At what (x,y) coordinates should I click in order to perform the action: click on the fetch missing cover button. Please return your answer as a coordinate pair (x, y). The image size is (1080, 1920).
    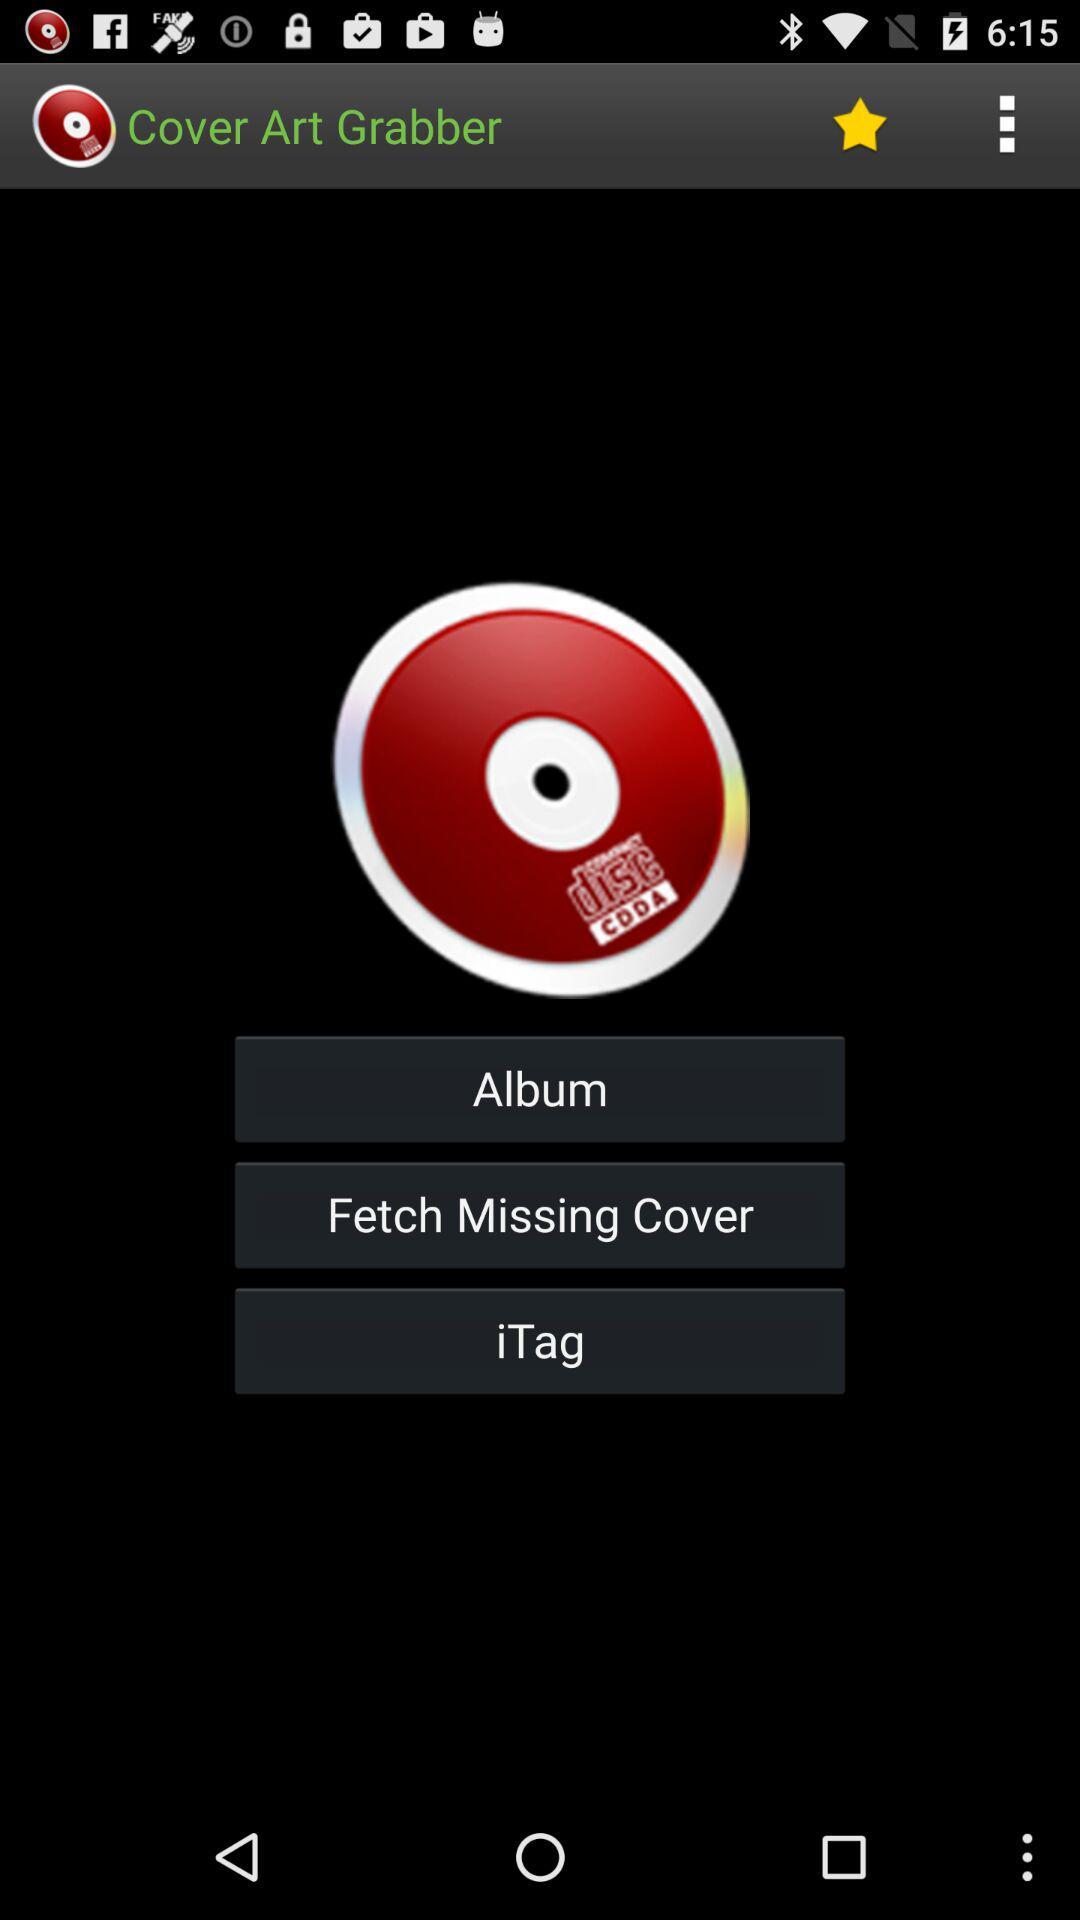
    Looking at the image, I should click on (540, 1213).